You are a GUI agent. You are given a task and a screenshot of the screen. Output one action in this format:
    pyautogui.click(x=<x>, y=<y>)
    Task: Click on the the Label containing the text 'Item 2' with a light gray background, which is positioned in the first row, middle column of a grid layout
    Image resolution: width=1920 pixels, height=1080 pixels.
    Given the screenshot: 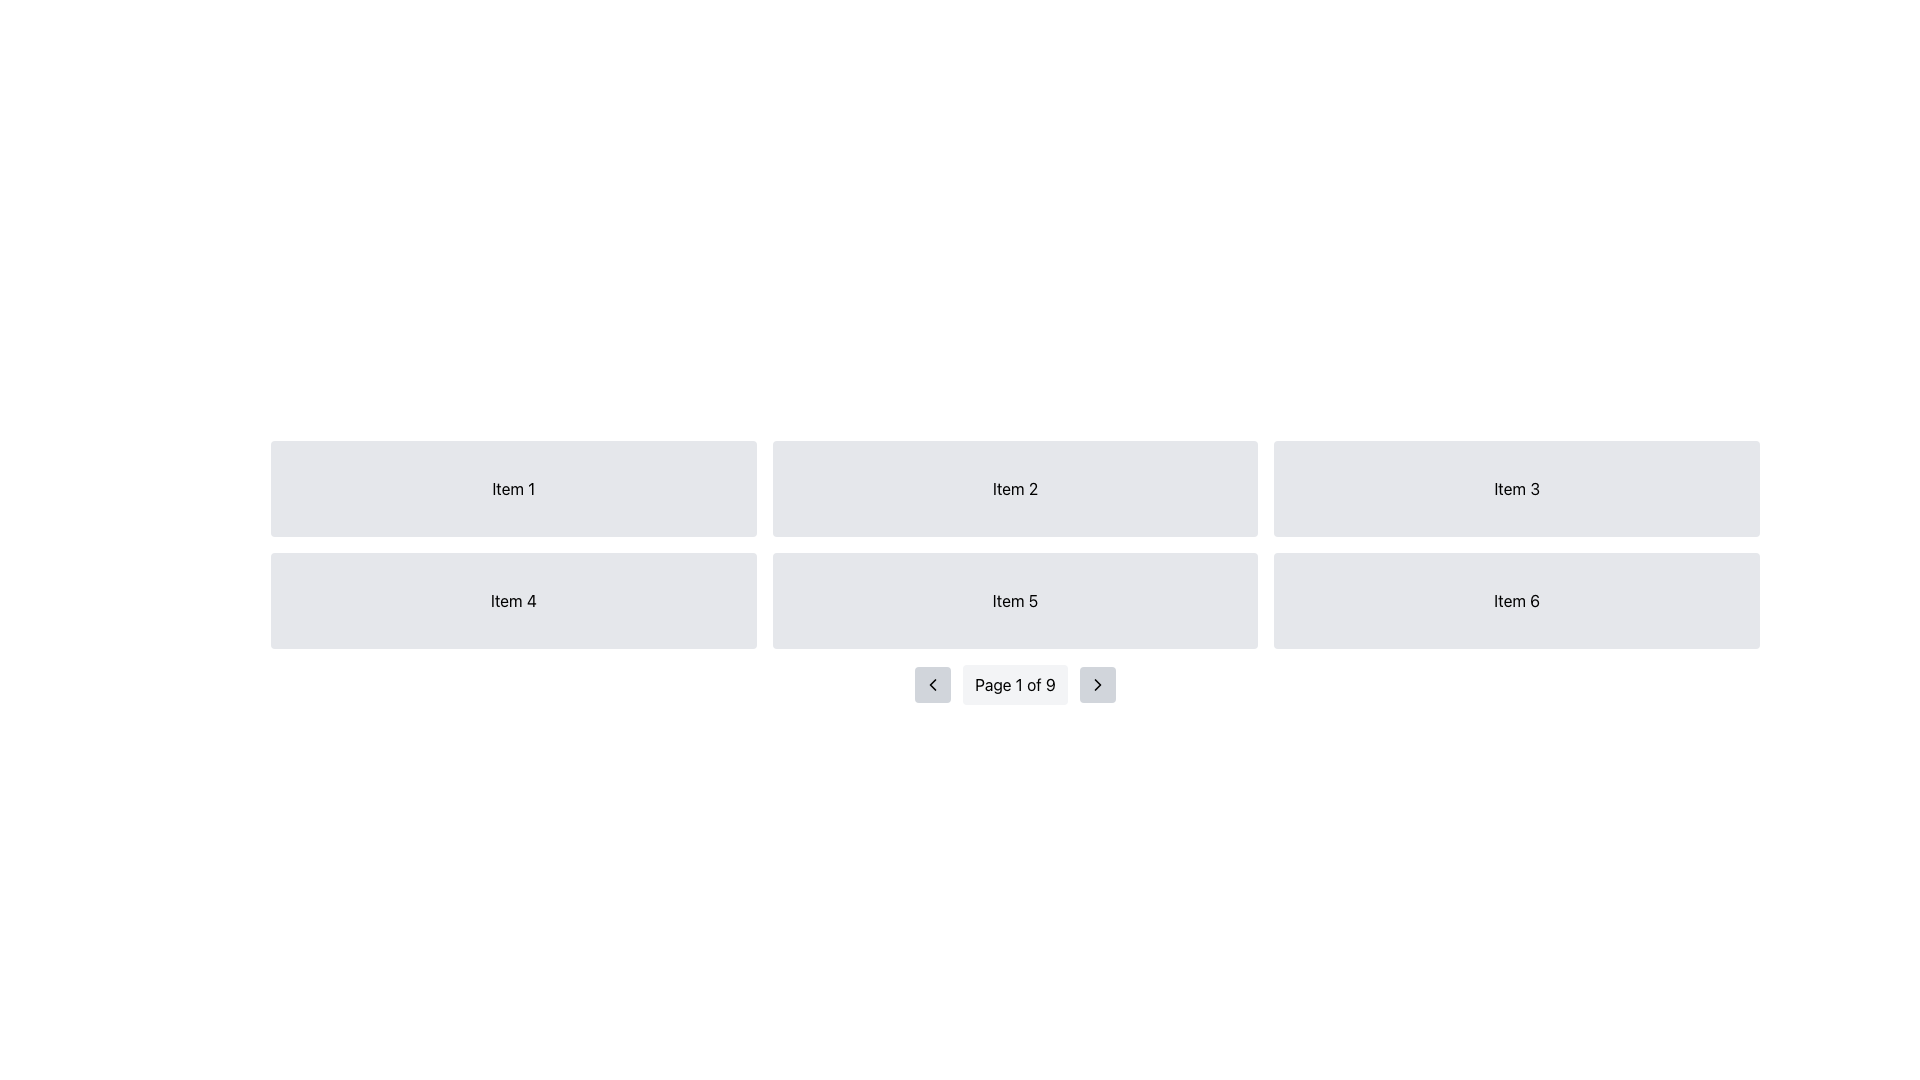 What is the action you would take?
    pyautogui.click(x=1015, y=489)
    